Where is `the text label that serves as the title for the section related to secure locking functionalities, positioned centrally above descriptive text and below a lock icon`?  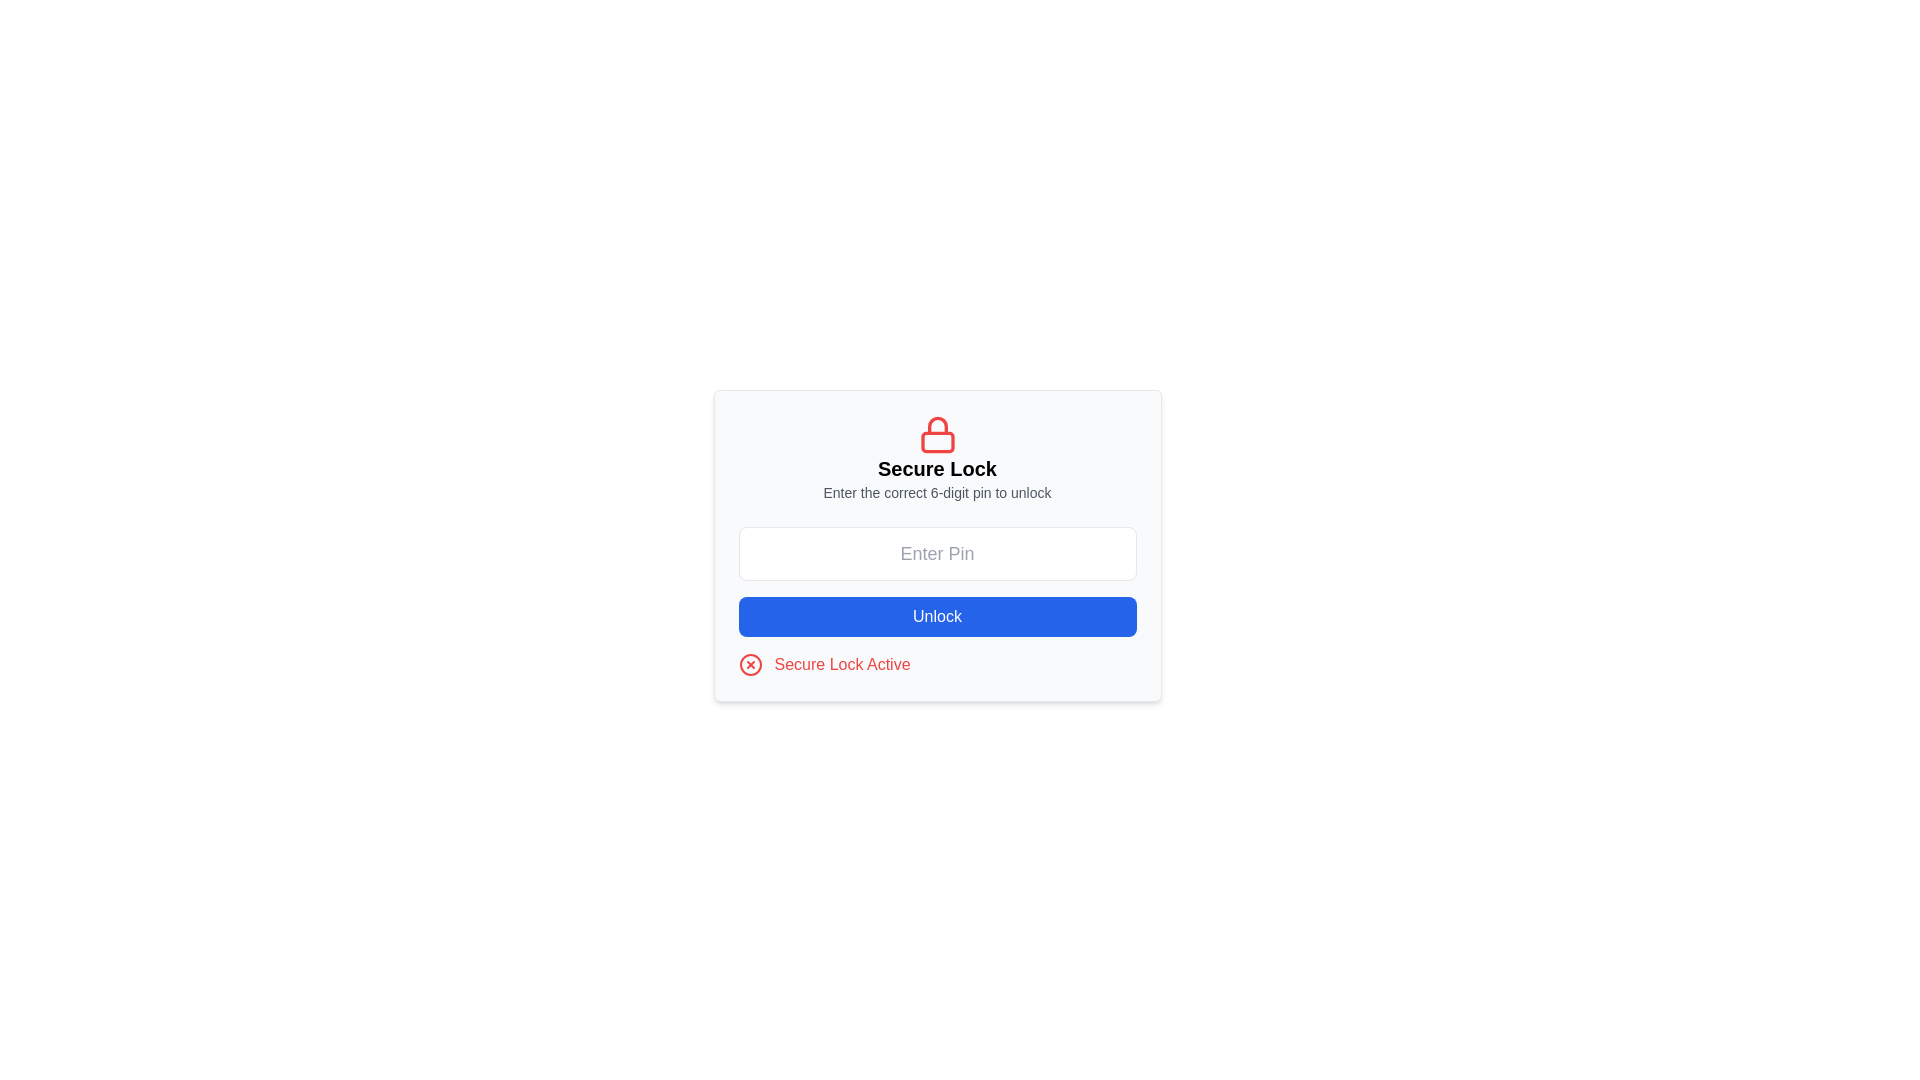
the text label that serves as the title for the section related to secure locking functionalities, positioned centrally above descriptive text and below a lock icon is located at coordinates (936, 469).